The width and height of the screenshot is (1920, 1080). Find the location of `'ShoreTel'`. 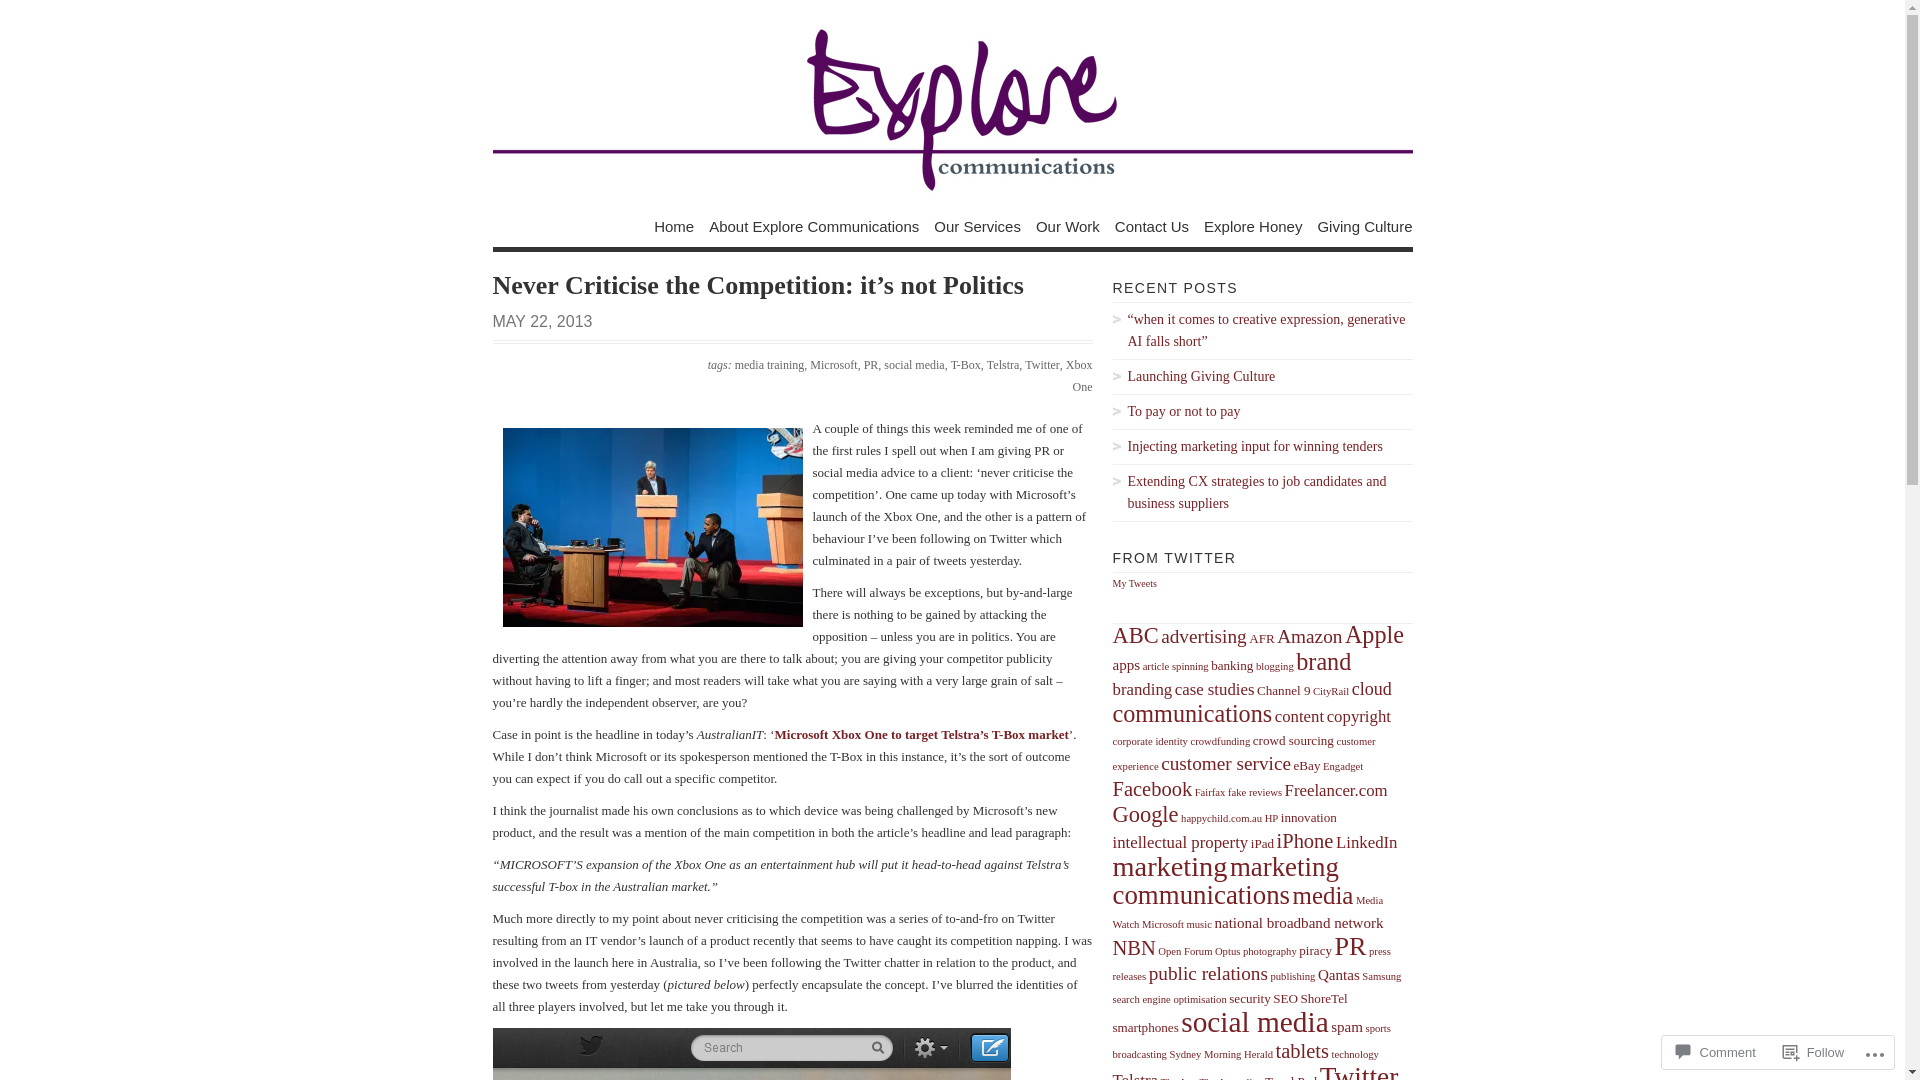

'ShoreTel' is located at coordinates (1300, 998).